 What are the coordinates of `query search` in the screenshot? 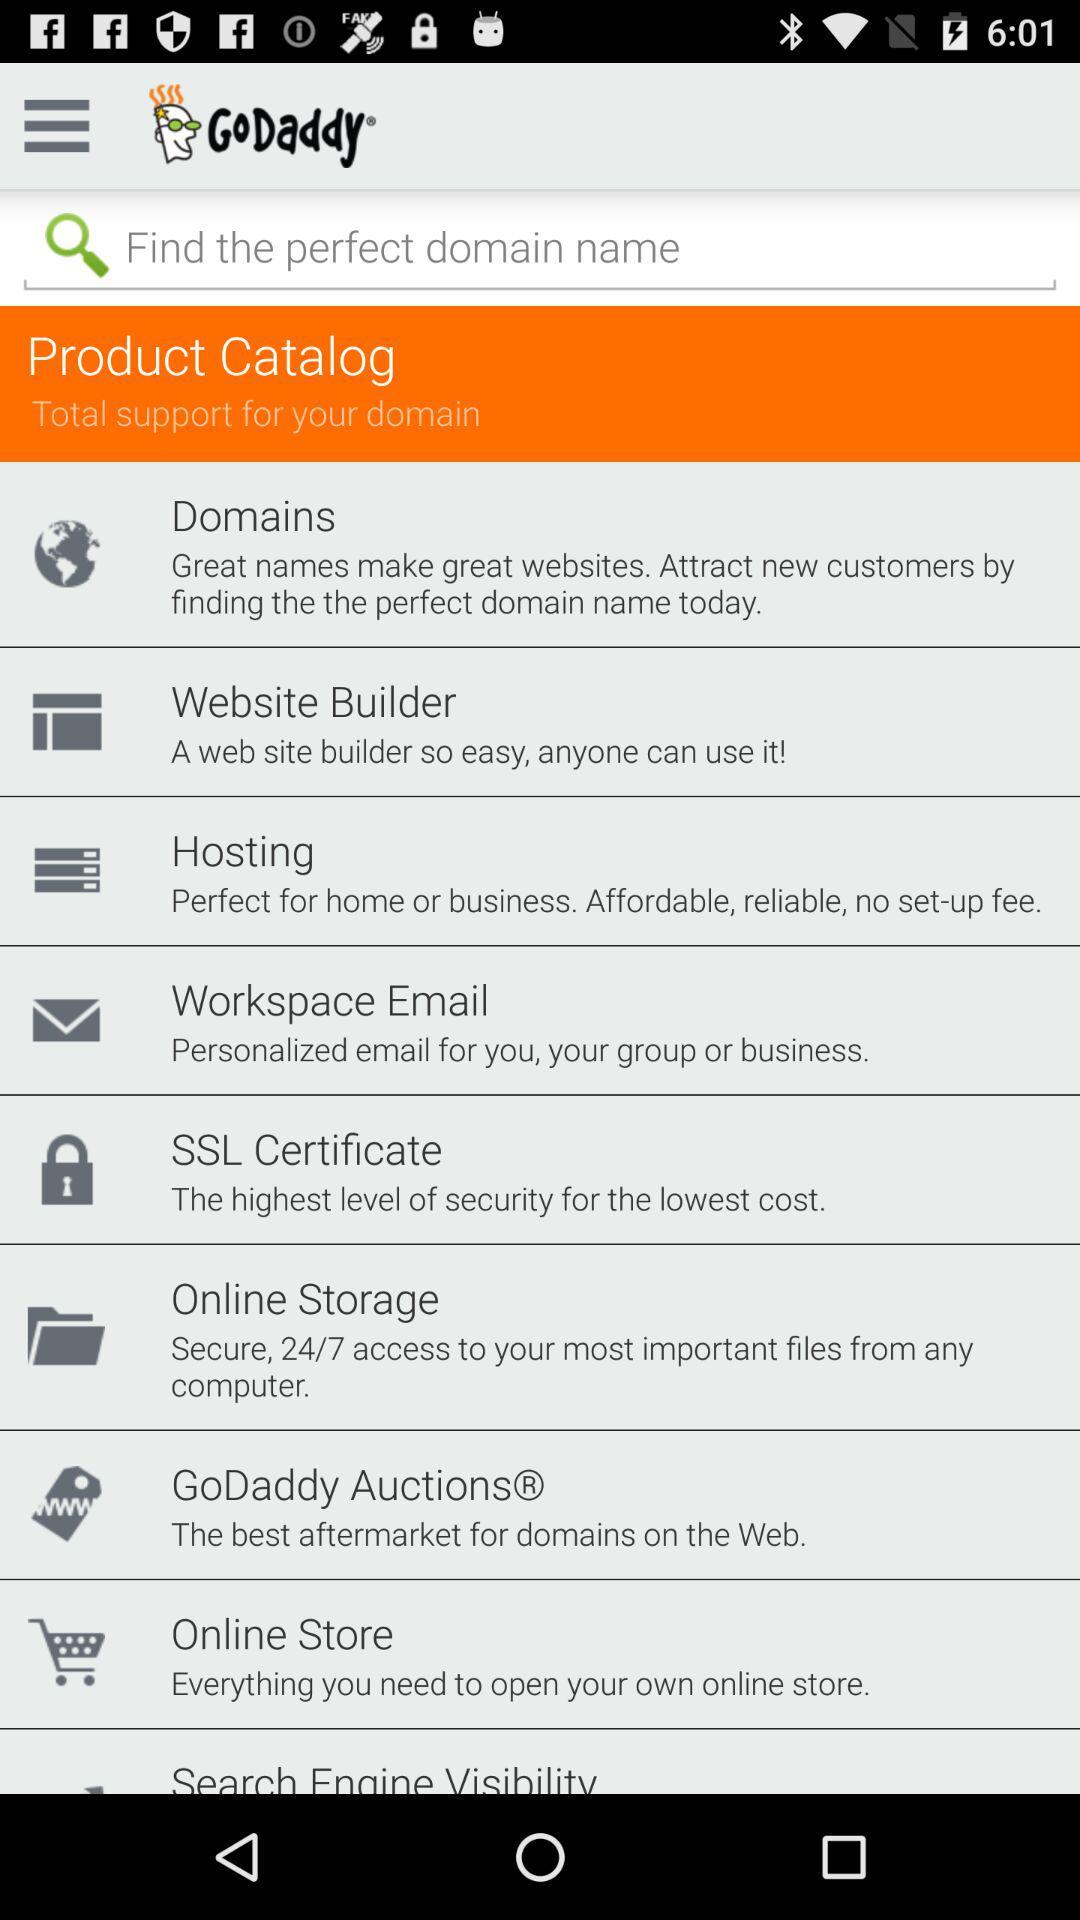 It's located at (540, 246).